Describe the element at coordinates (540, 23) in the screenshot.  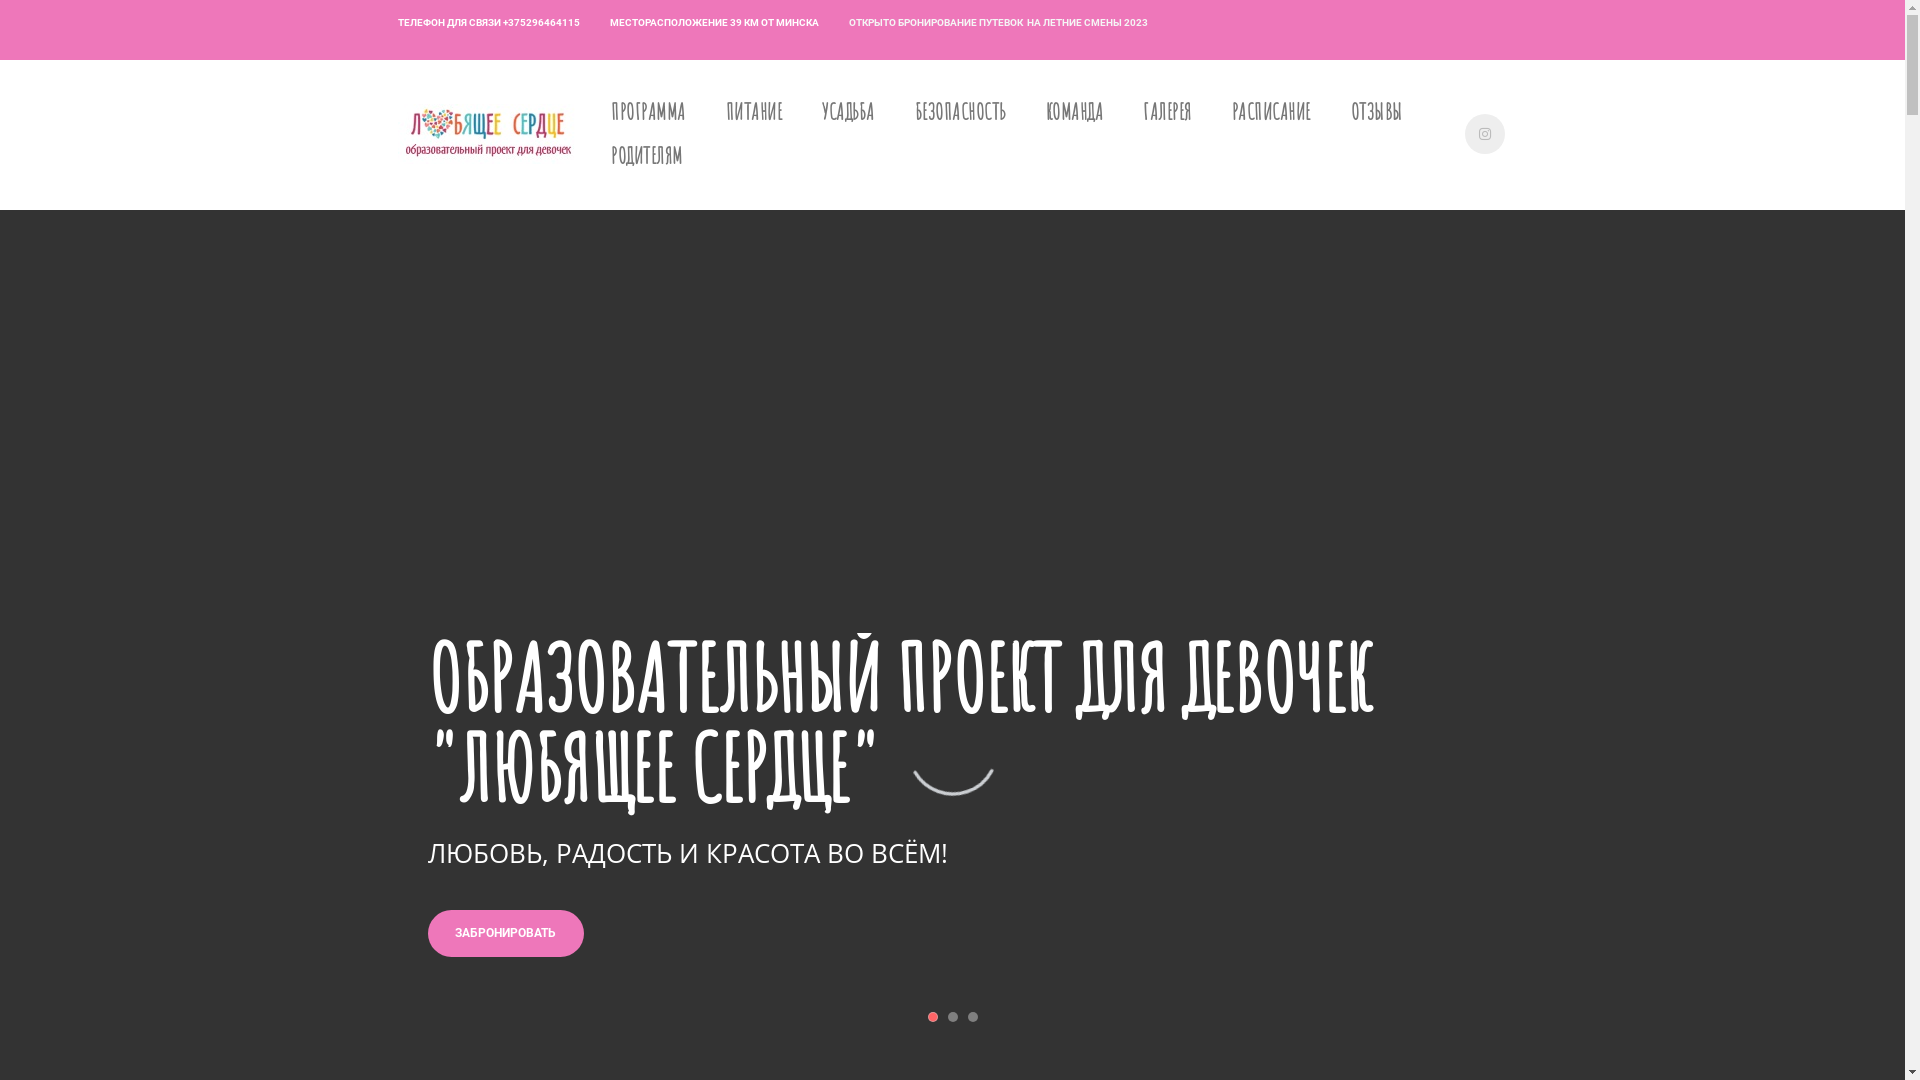
I see `'+375296464115'` at that location.